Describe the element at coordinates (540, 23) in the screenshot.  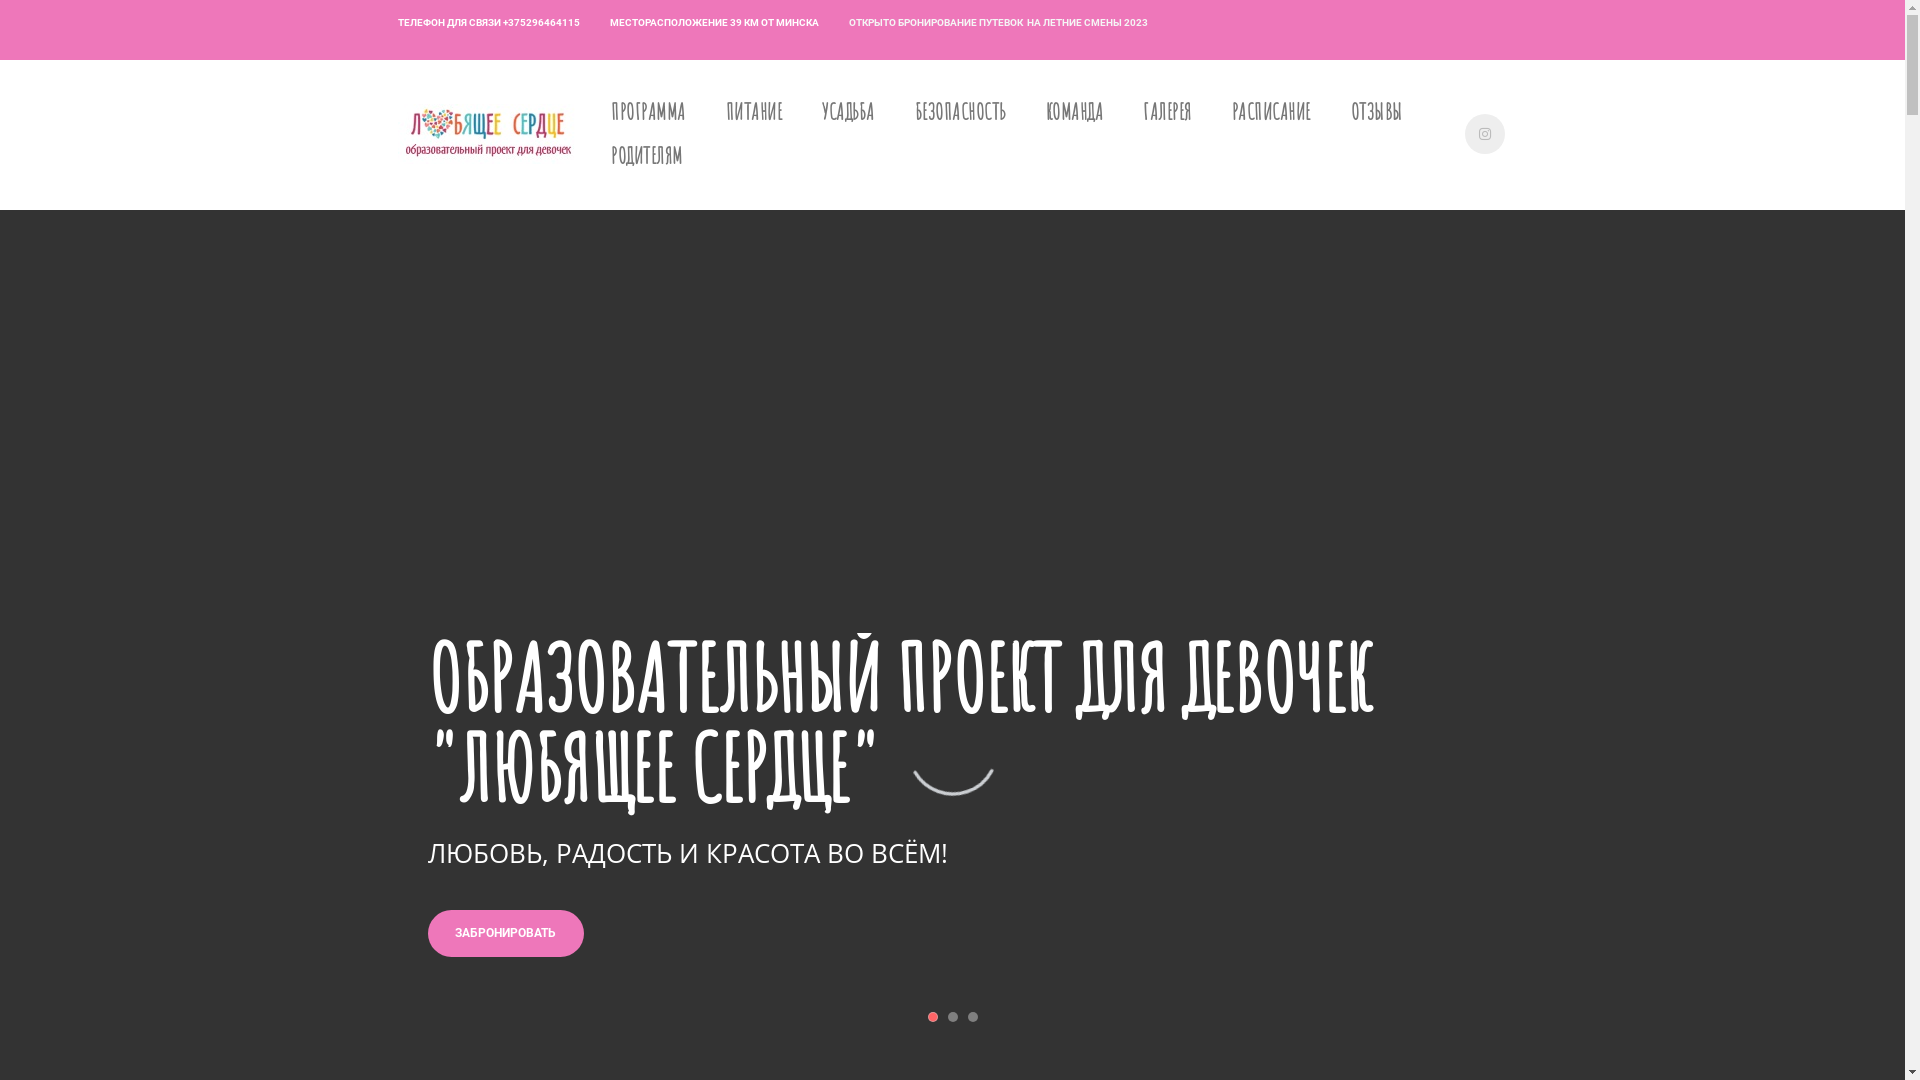
I see `'+375296464115'` at that location.